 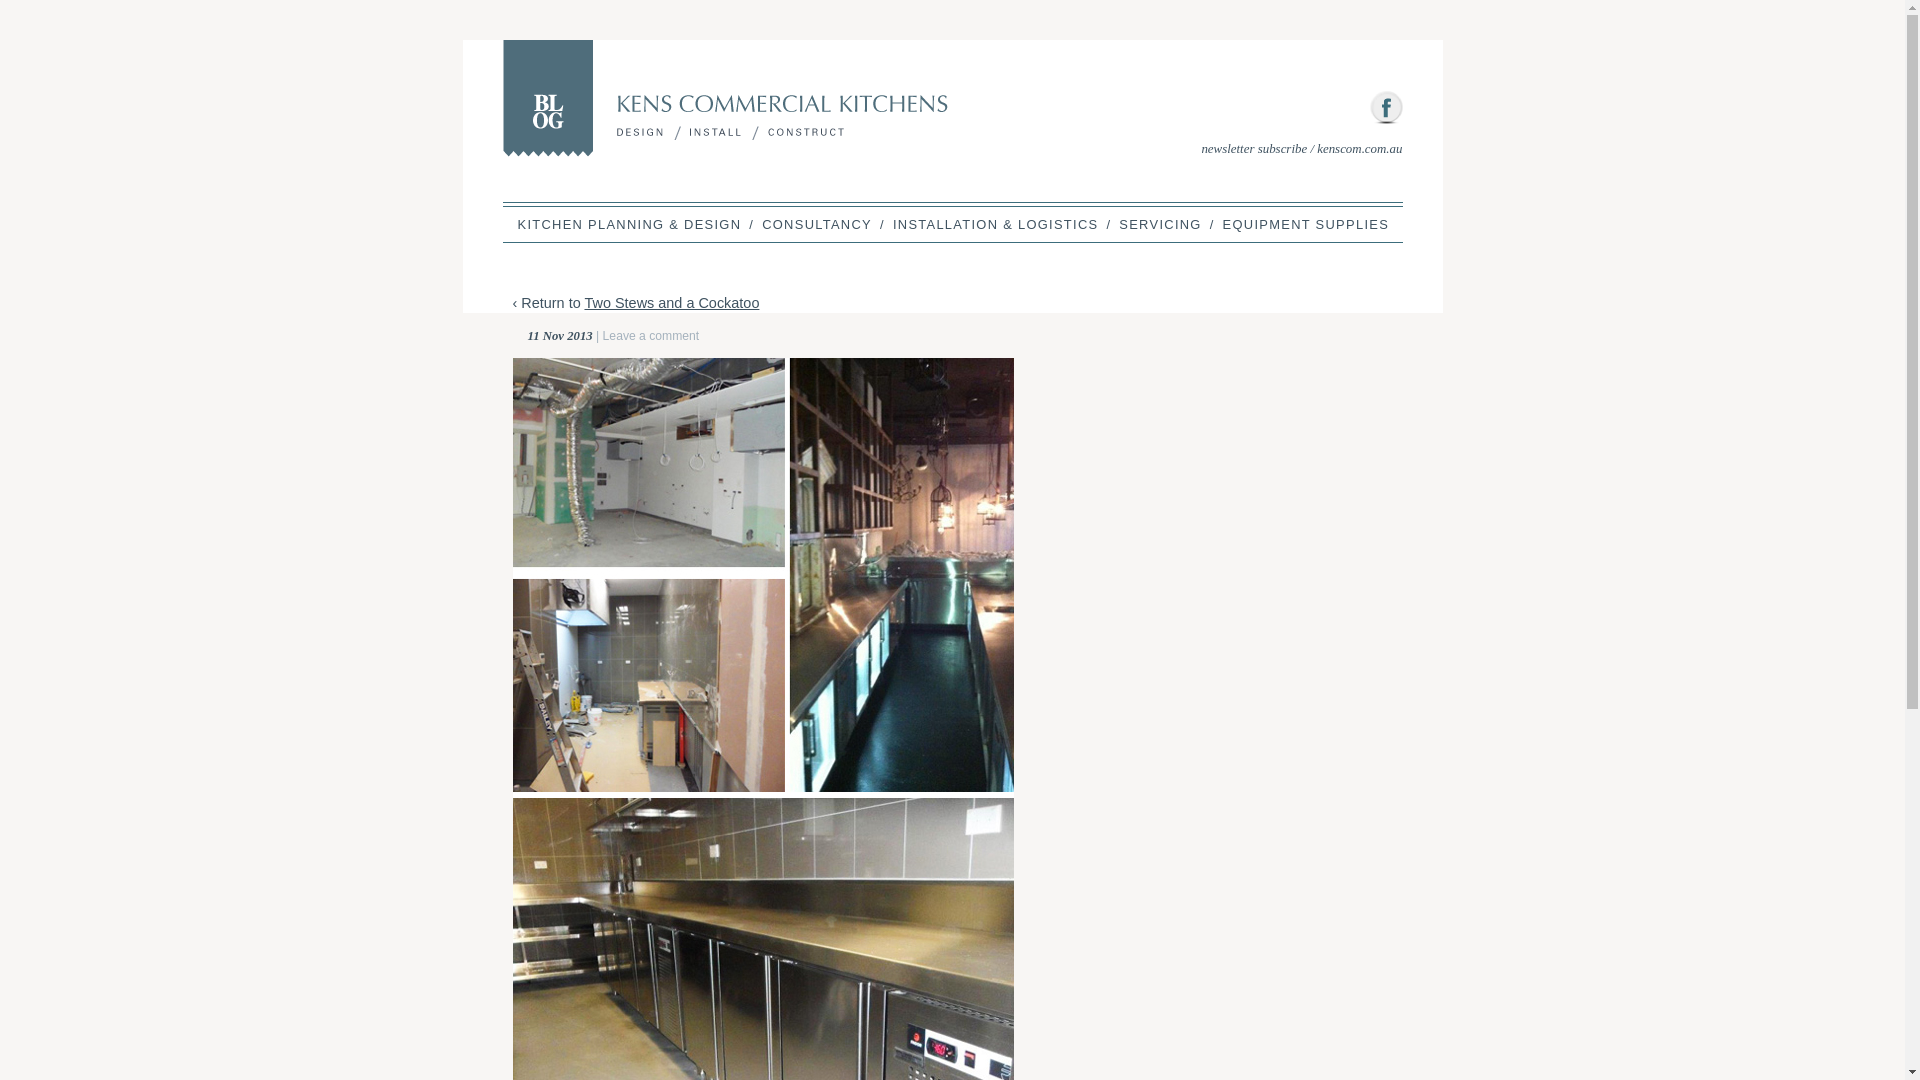 I want to click on 'kenscom.com.au', so click(x=1359, y=147).